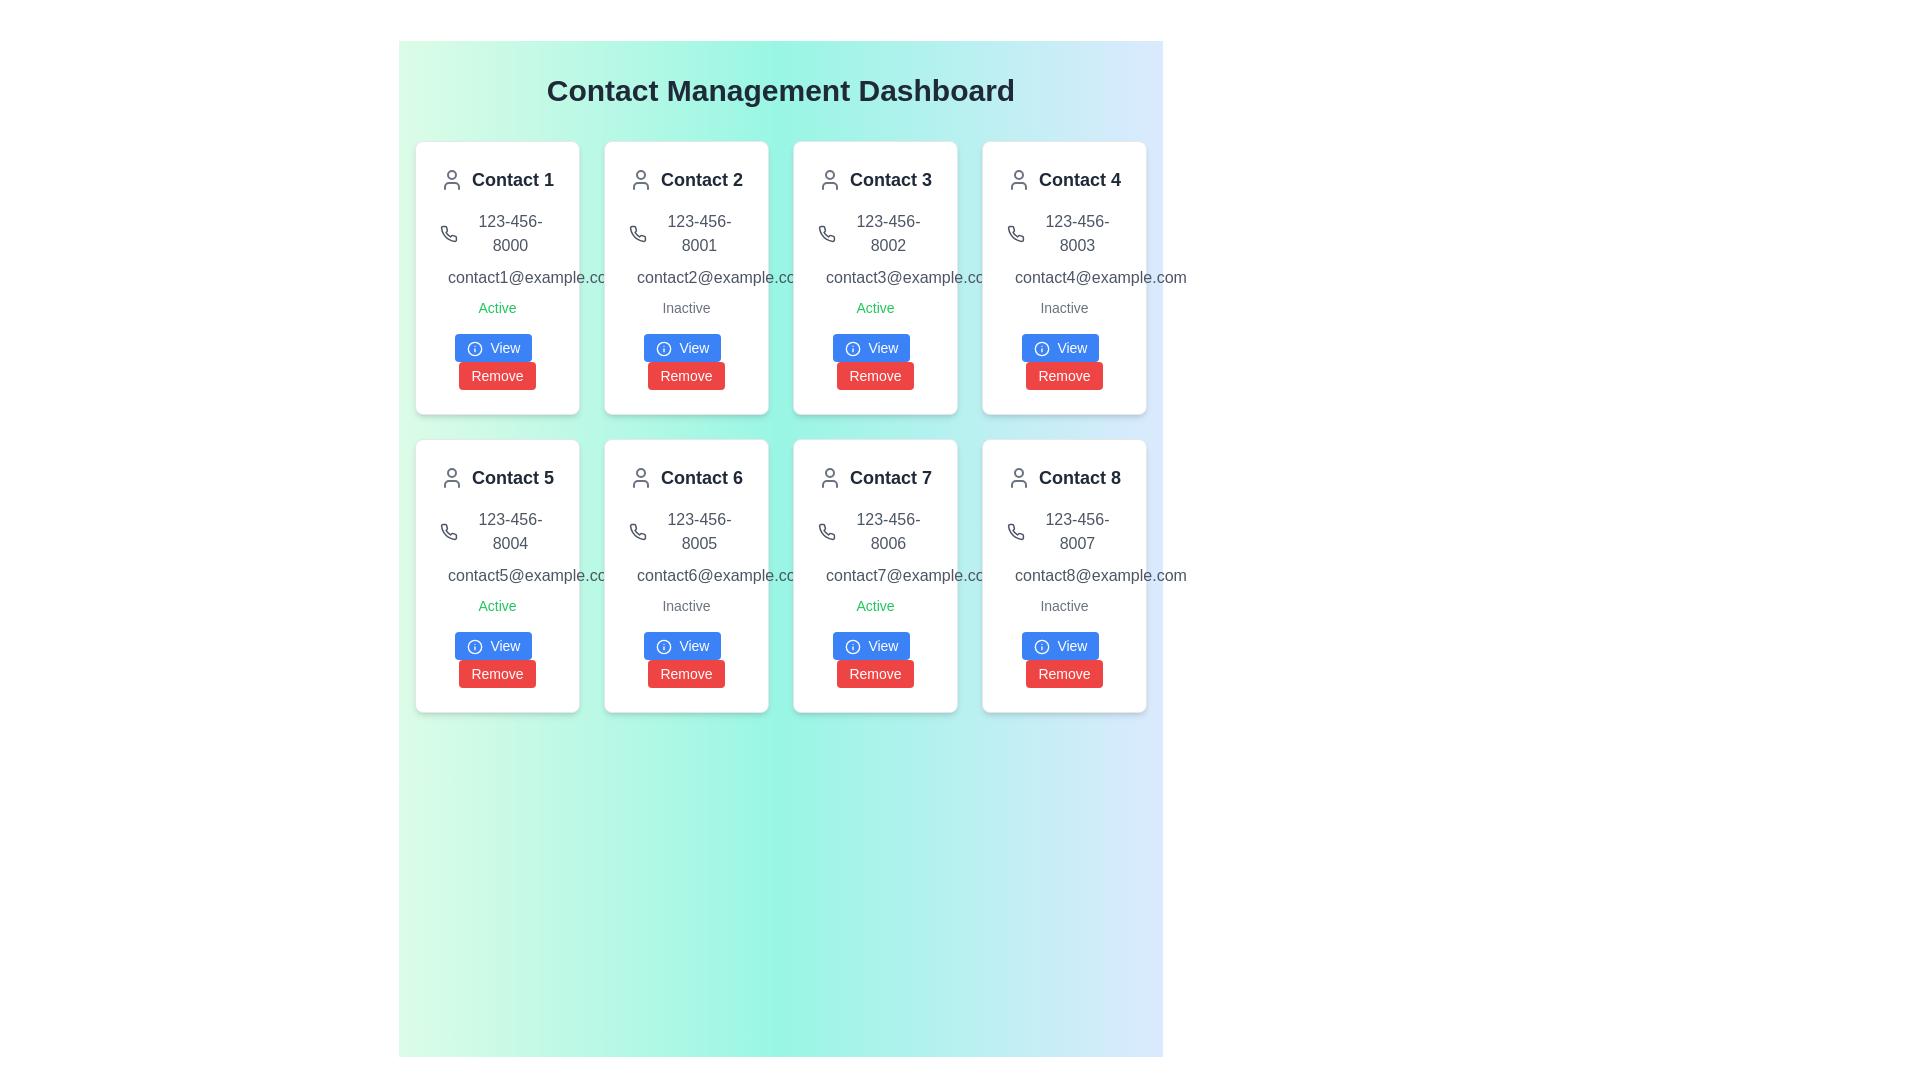 Image resolution: width=1920 pixels, height=1080 pixels. Describe the element at coordinates (830, 478) in the screenshot. I see `the icon representing 'Contact 7', which is located inside the card for 'Contact 7', specifically to the left of the text label, as the first visual element at the top of the card` at that location.